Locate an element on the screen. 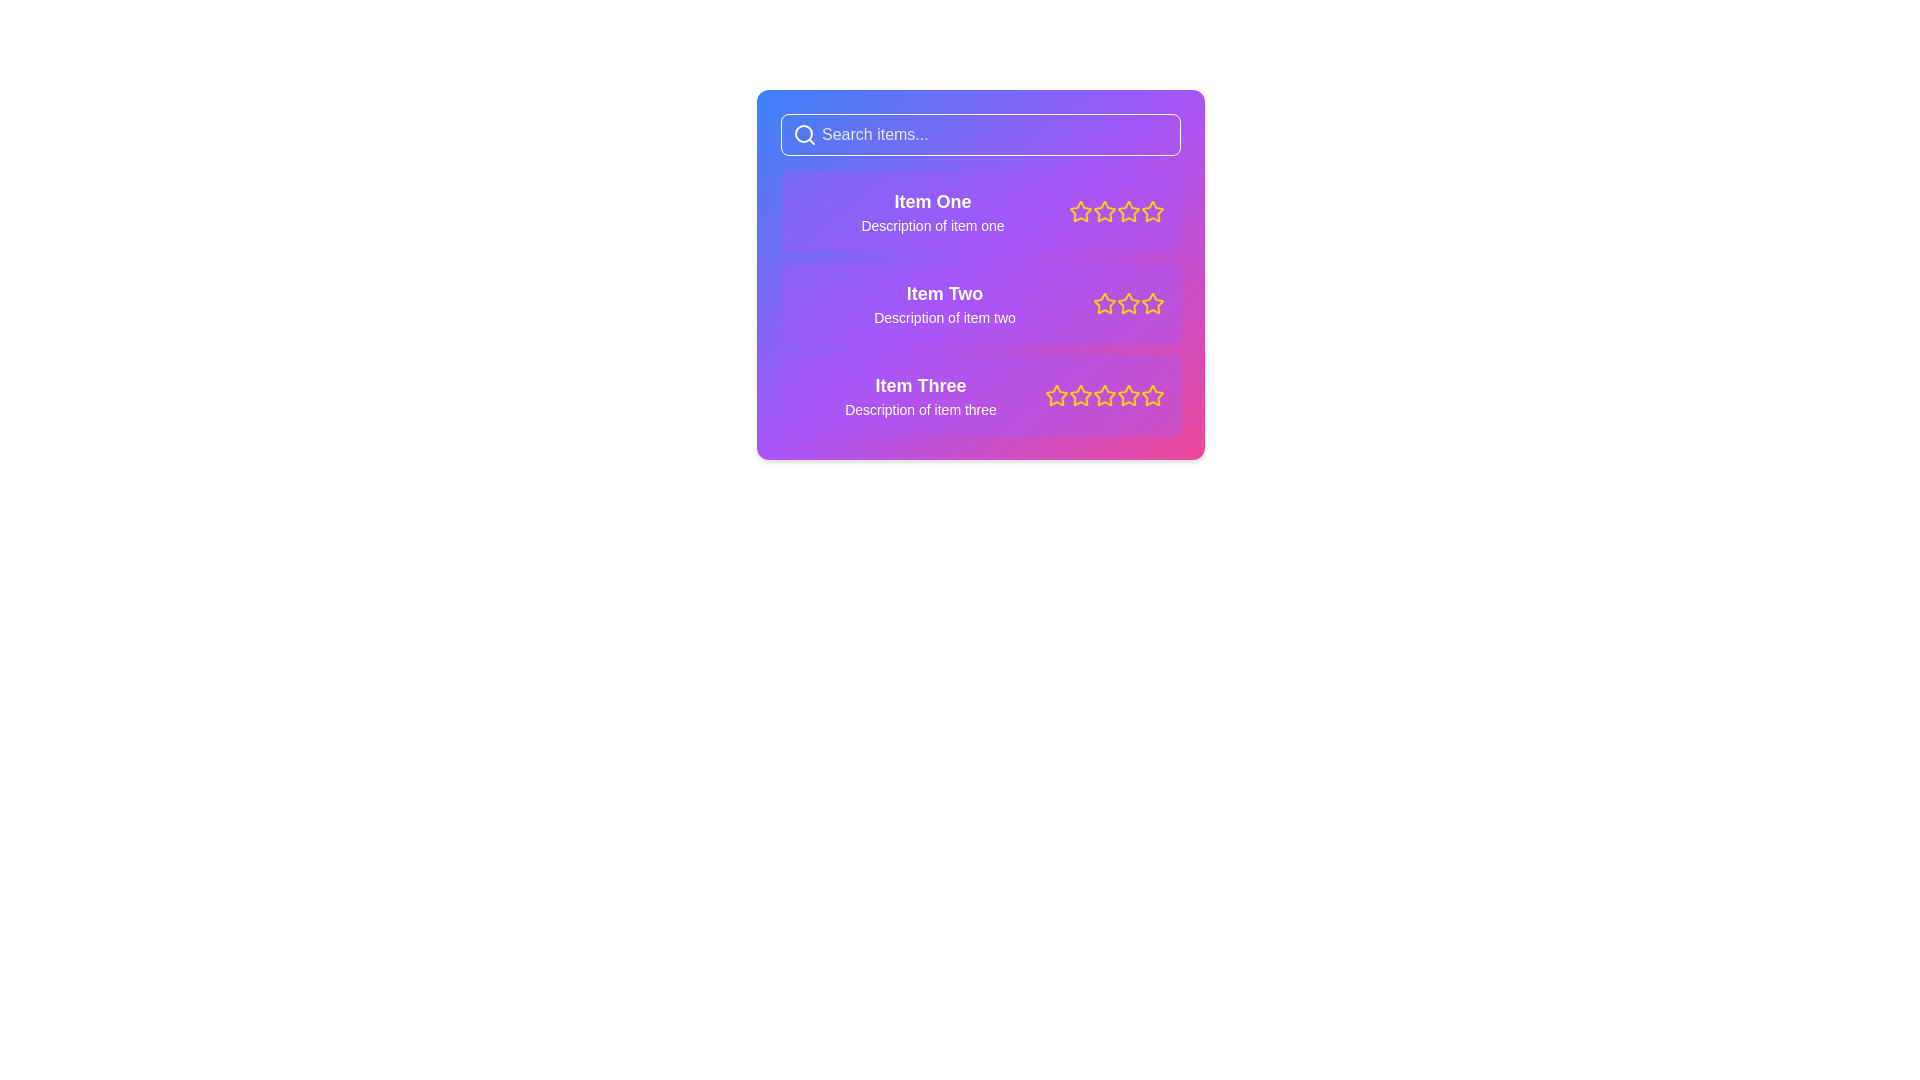 Image resolution: width=1920 pixels, height=1080 pixels. the third star icon in the rating system for the second item in the vertical list to give a rating is located at coordinates (1128, 304).